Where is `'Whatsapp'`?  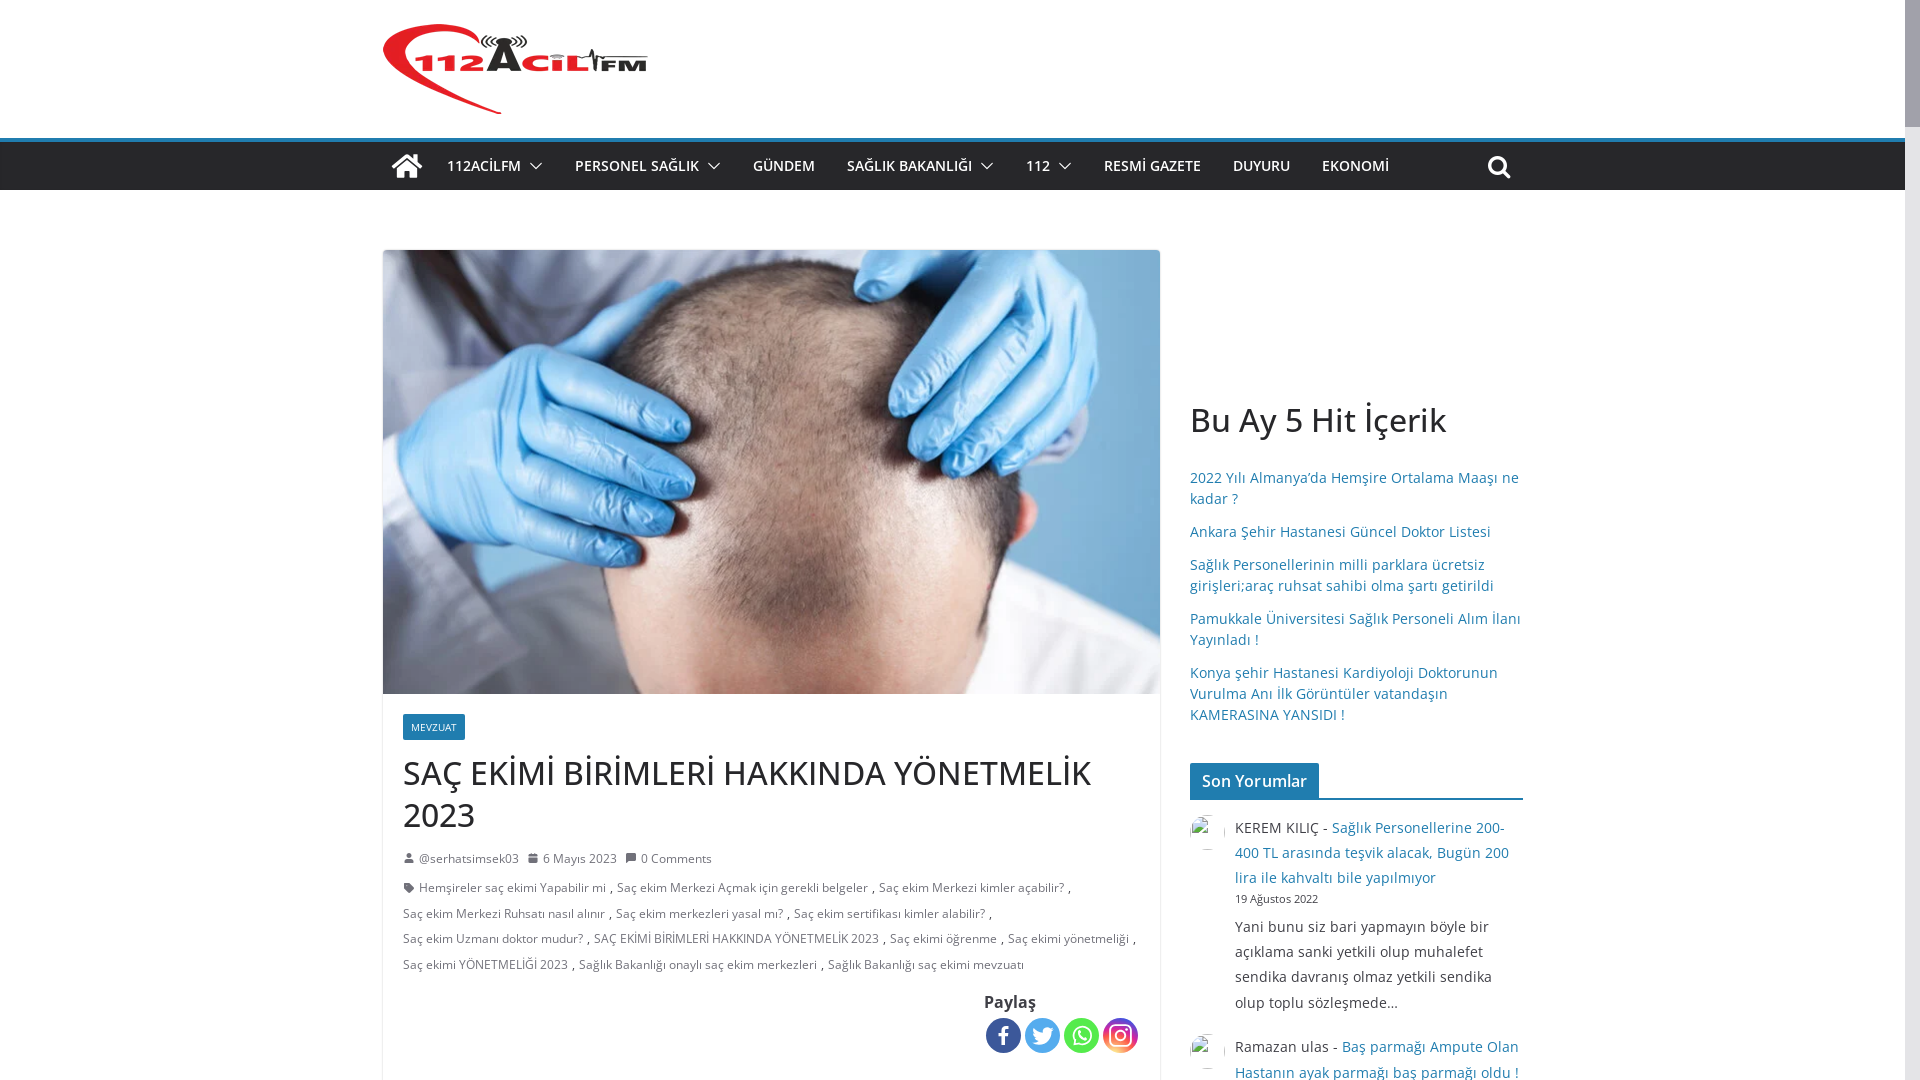
'Whatsapp' is located at coordinates (1080, 1035).